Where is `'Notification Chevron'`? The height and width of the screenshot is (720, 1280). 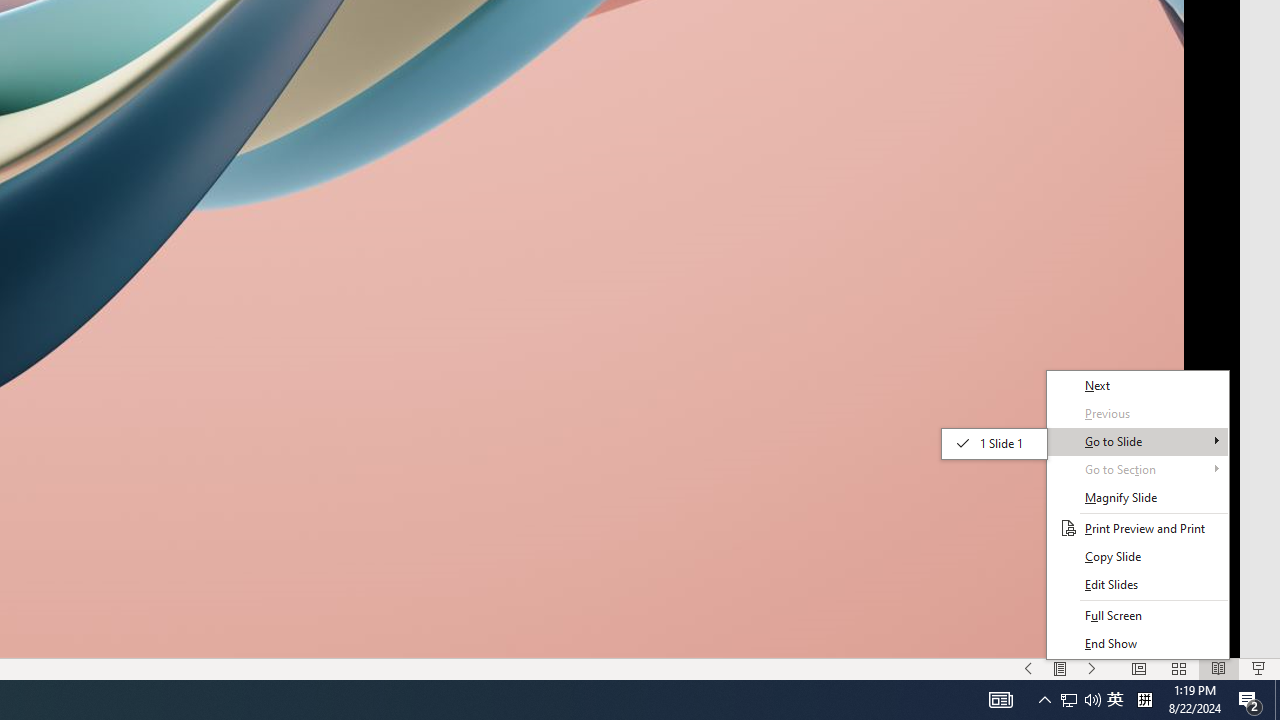 'Notification Chevron' is located at coordinates (1092, 698).